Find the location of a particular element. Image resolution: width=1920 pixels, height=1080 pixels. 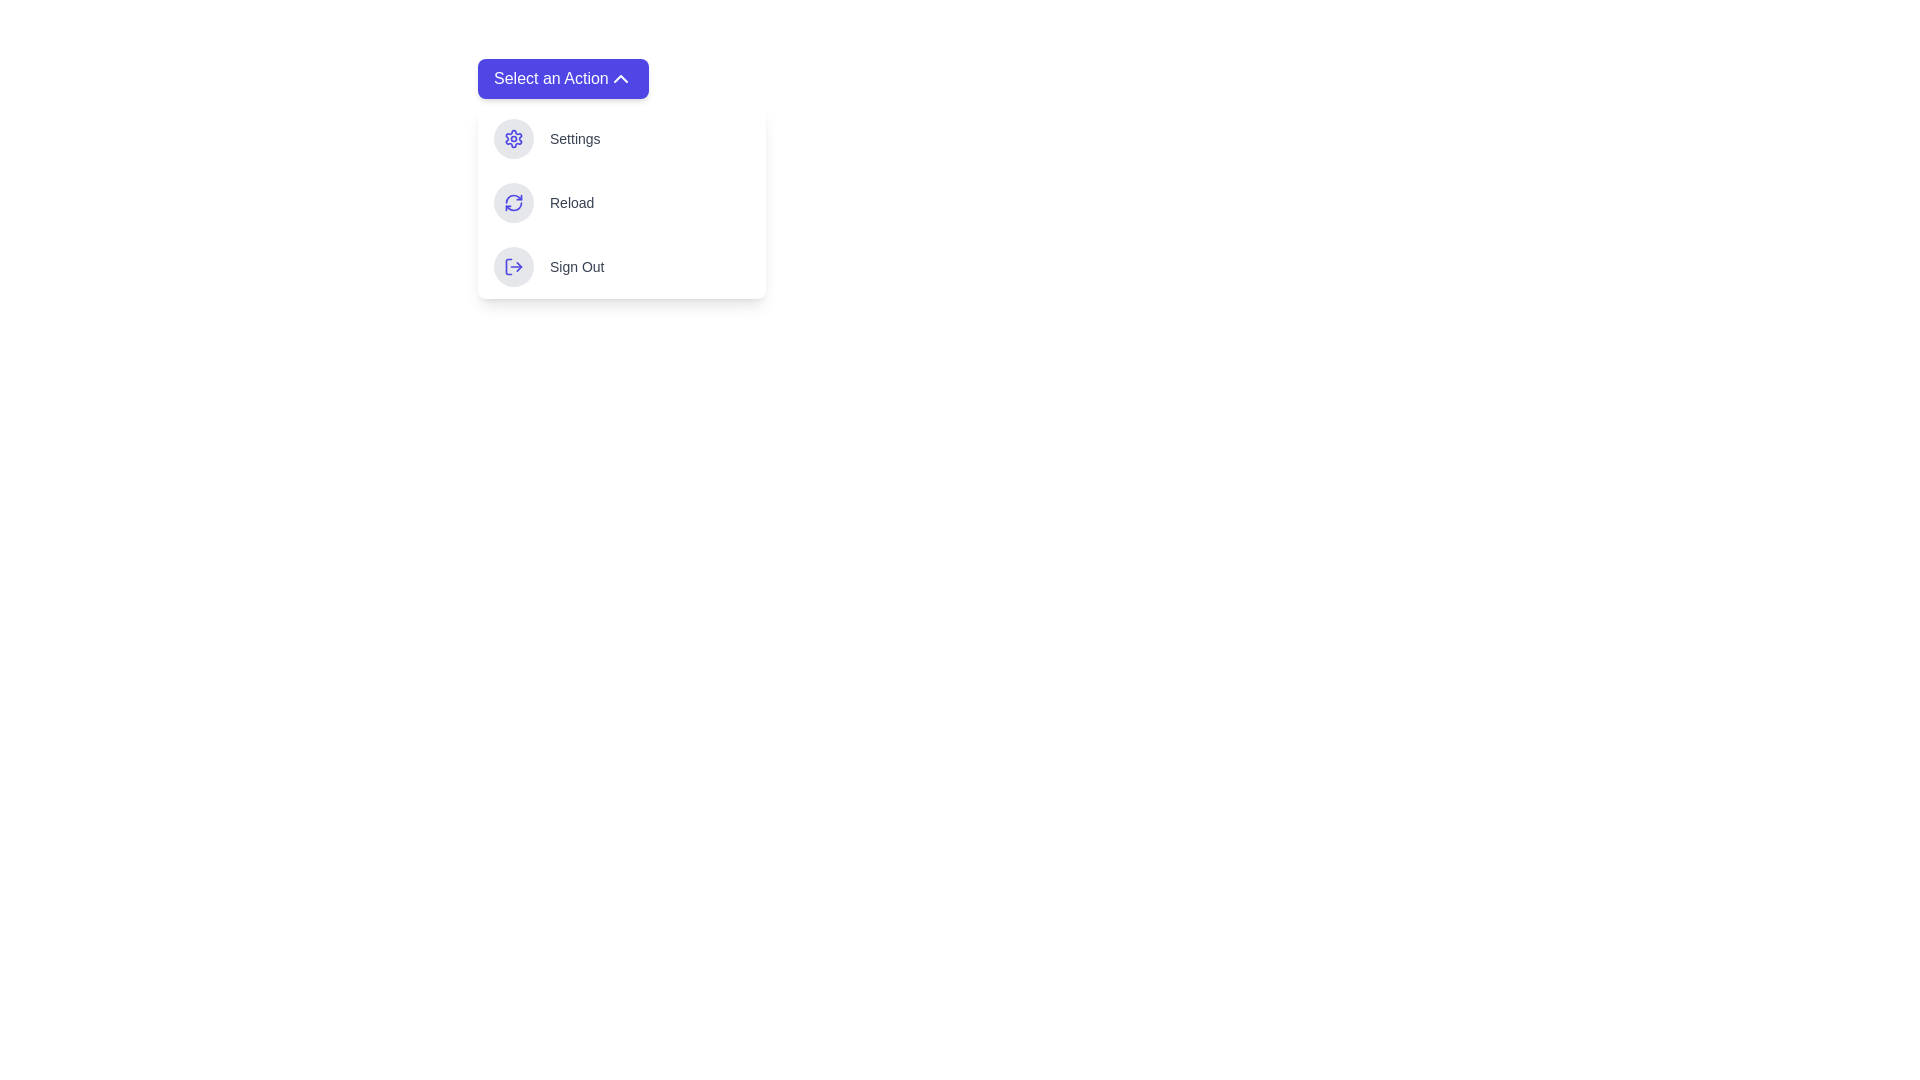

the circular arrow icon in the vertical menu labeled 'Reload' is located at coordinates (513, 203).